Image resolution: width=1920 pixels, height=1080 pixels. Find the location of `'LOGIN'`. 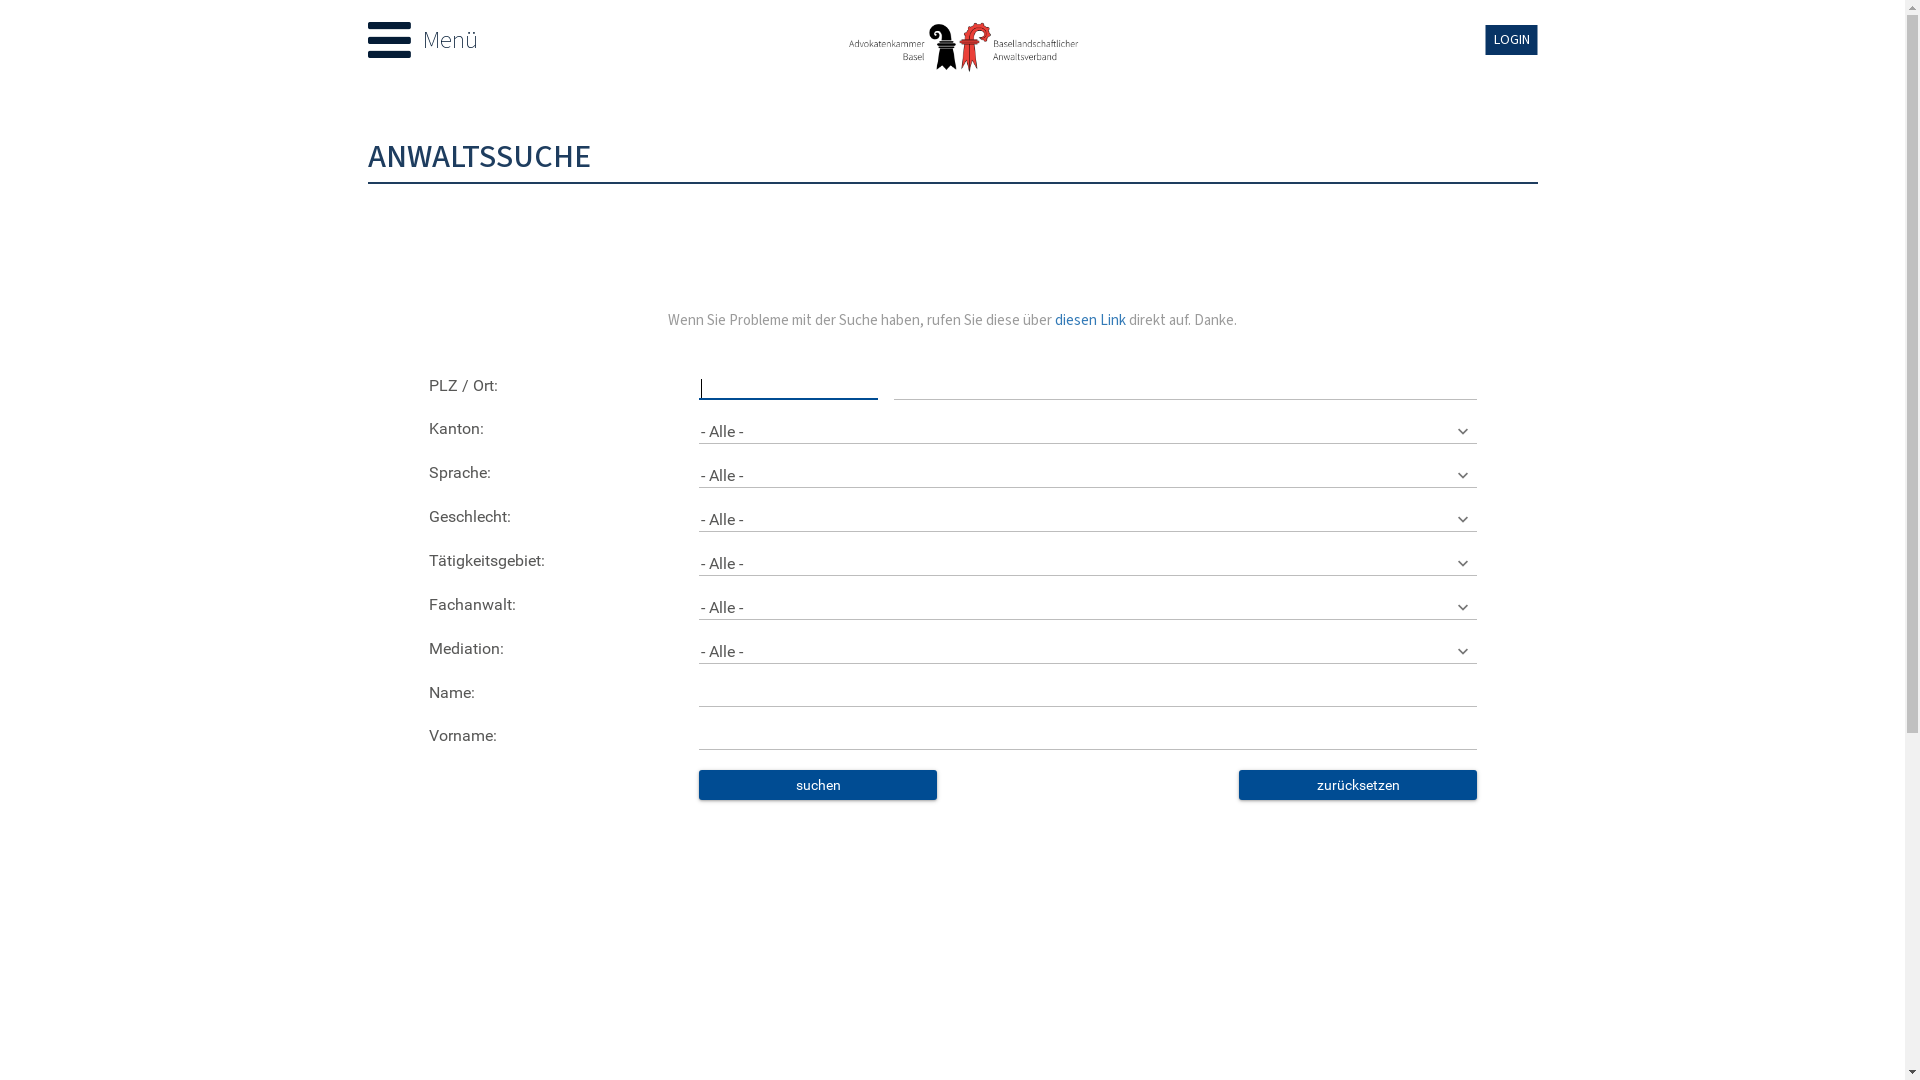

'LOGIN' is located at coordinates (1512, 39).